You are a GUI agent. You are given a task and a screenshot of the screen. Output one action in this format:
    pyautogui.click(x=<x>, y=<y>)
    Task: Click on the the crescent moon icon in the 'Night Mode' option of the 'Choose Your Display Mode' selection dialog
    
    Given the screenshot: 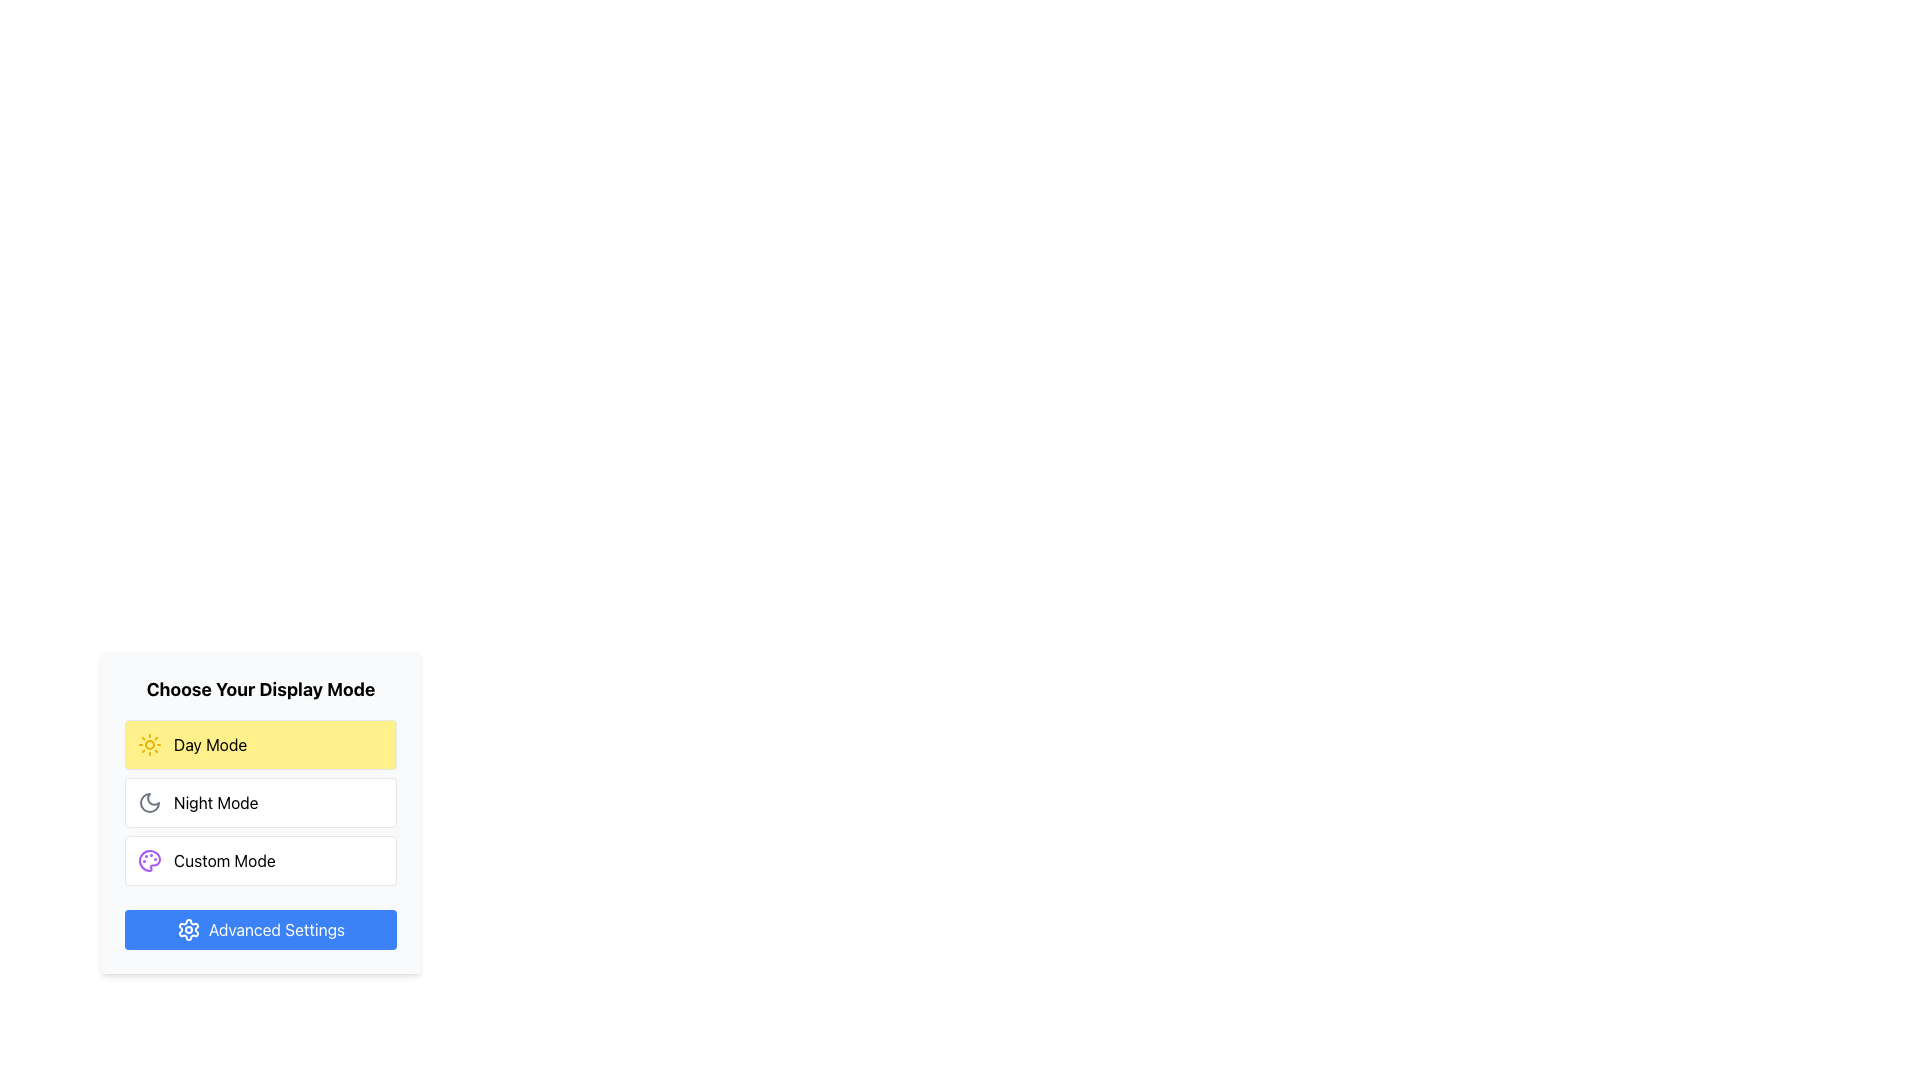 What is the action you would take?
    pyautogui.click(x=148, y=801)
    